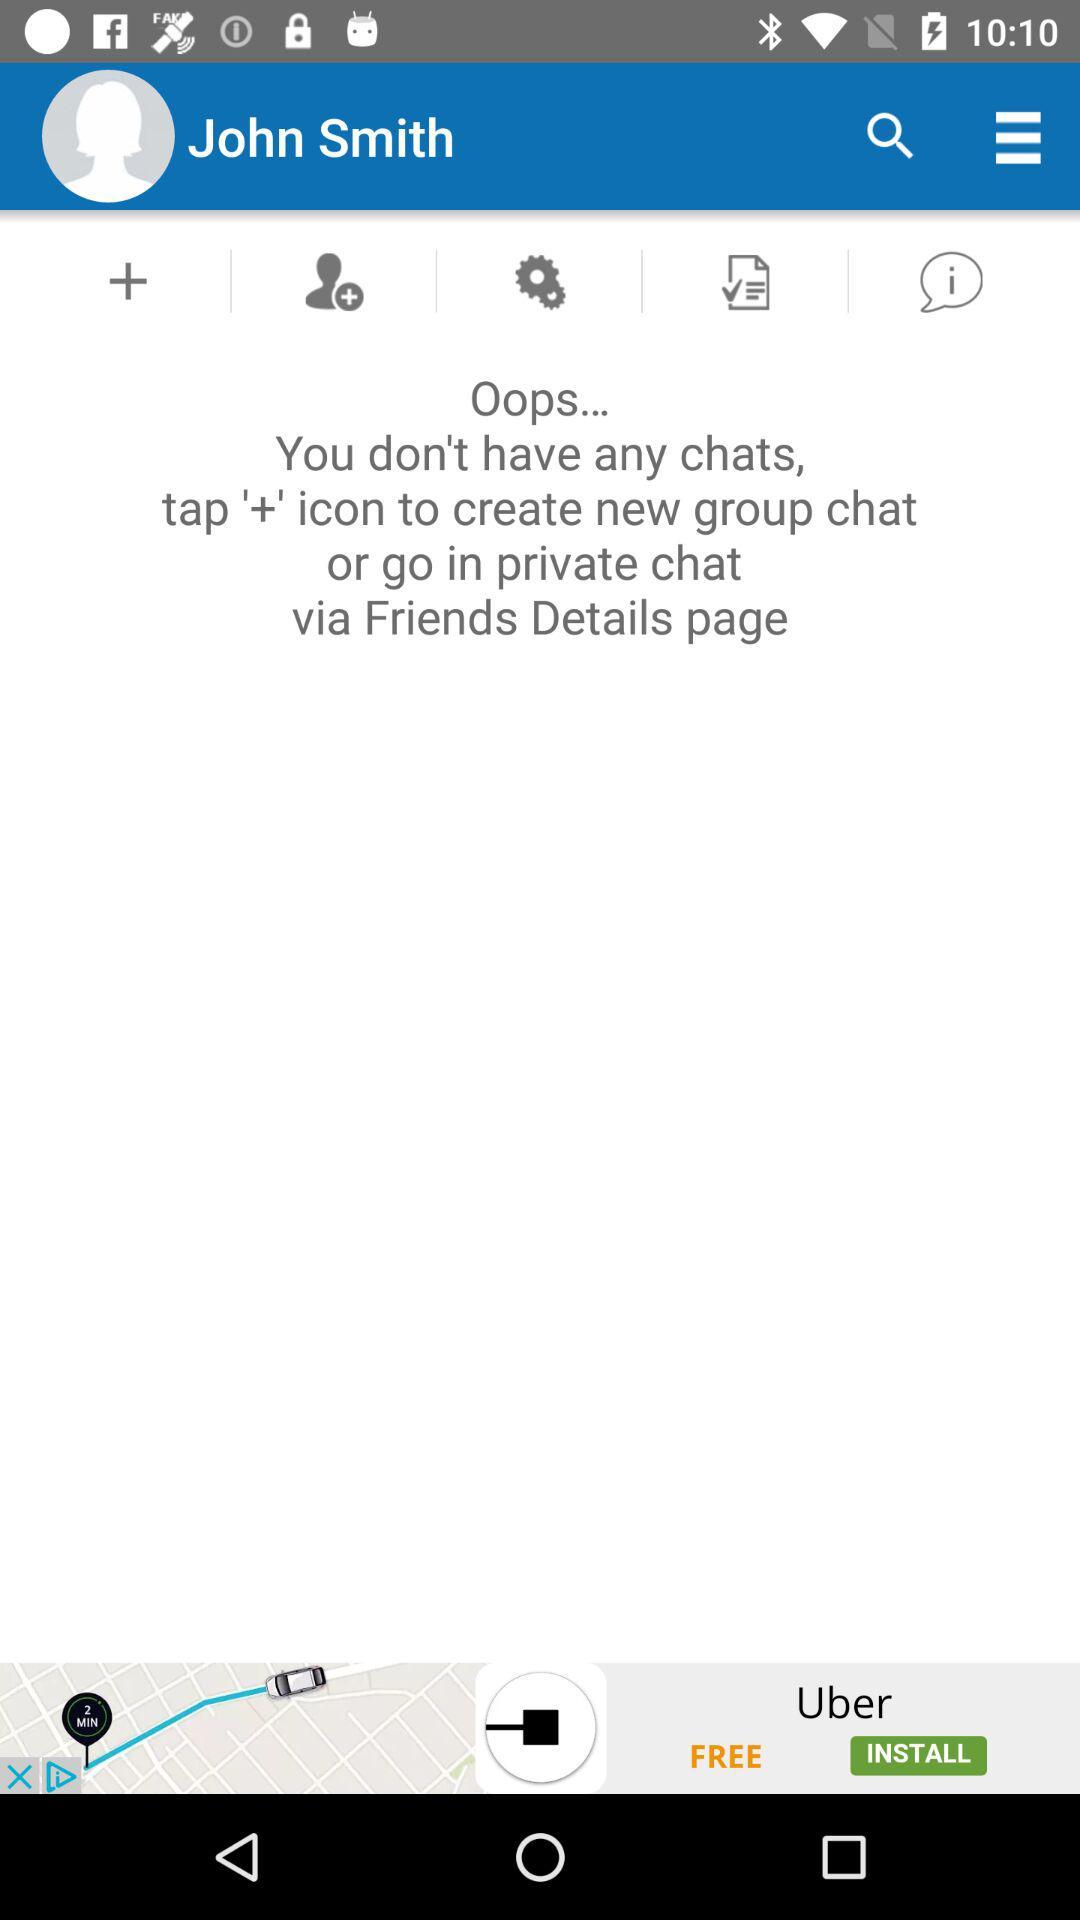 The height and width of the screenshot is (1920, 1080). I want to click on friend button, so click(332, 280).